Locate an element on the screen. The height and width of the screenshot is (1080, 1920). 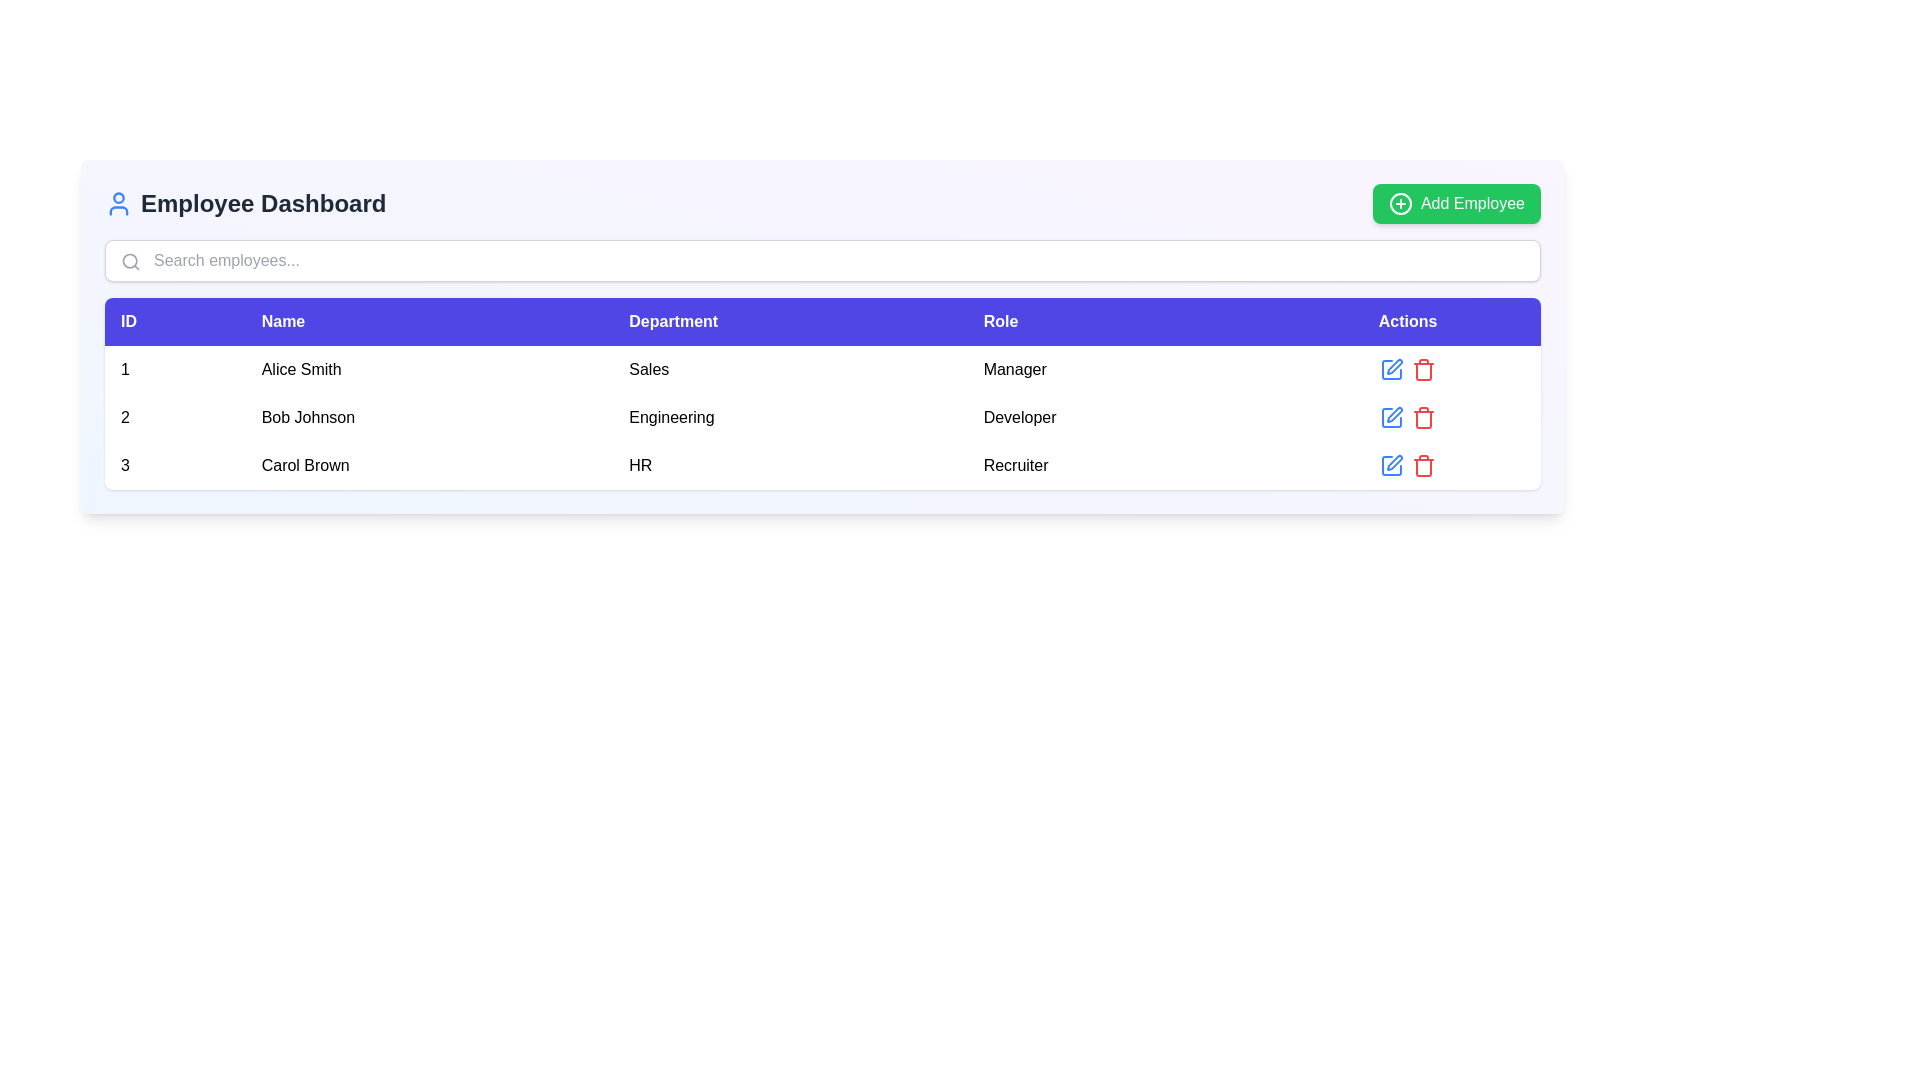
the text in the first row of the employee details table, which includes the entries '1', 'Alice Smith', 'Sales', and 'Manager' is located at coordinates (822, 370).